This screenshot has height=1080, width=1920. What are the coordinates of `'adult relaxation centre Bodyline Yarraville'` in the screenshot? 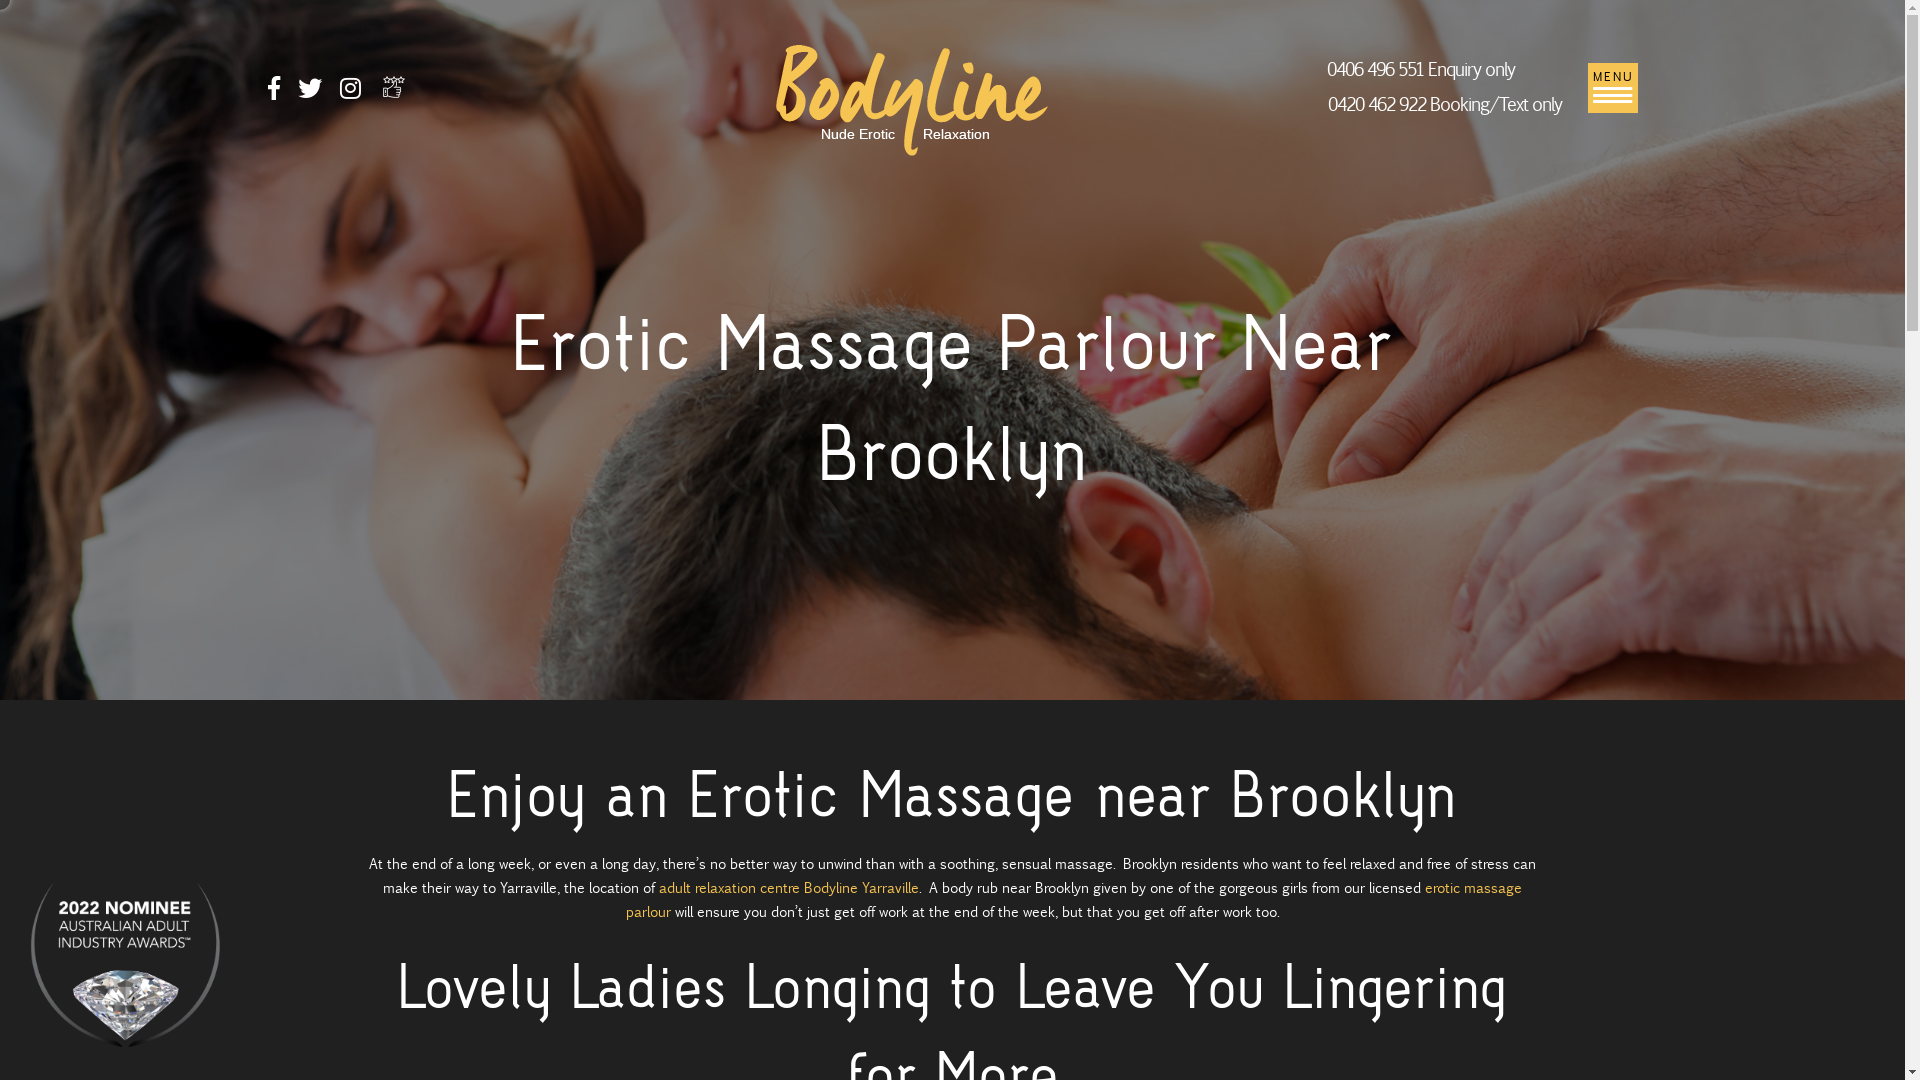 It's located at (658, 886).